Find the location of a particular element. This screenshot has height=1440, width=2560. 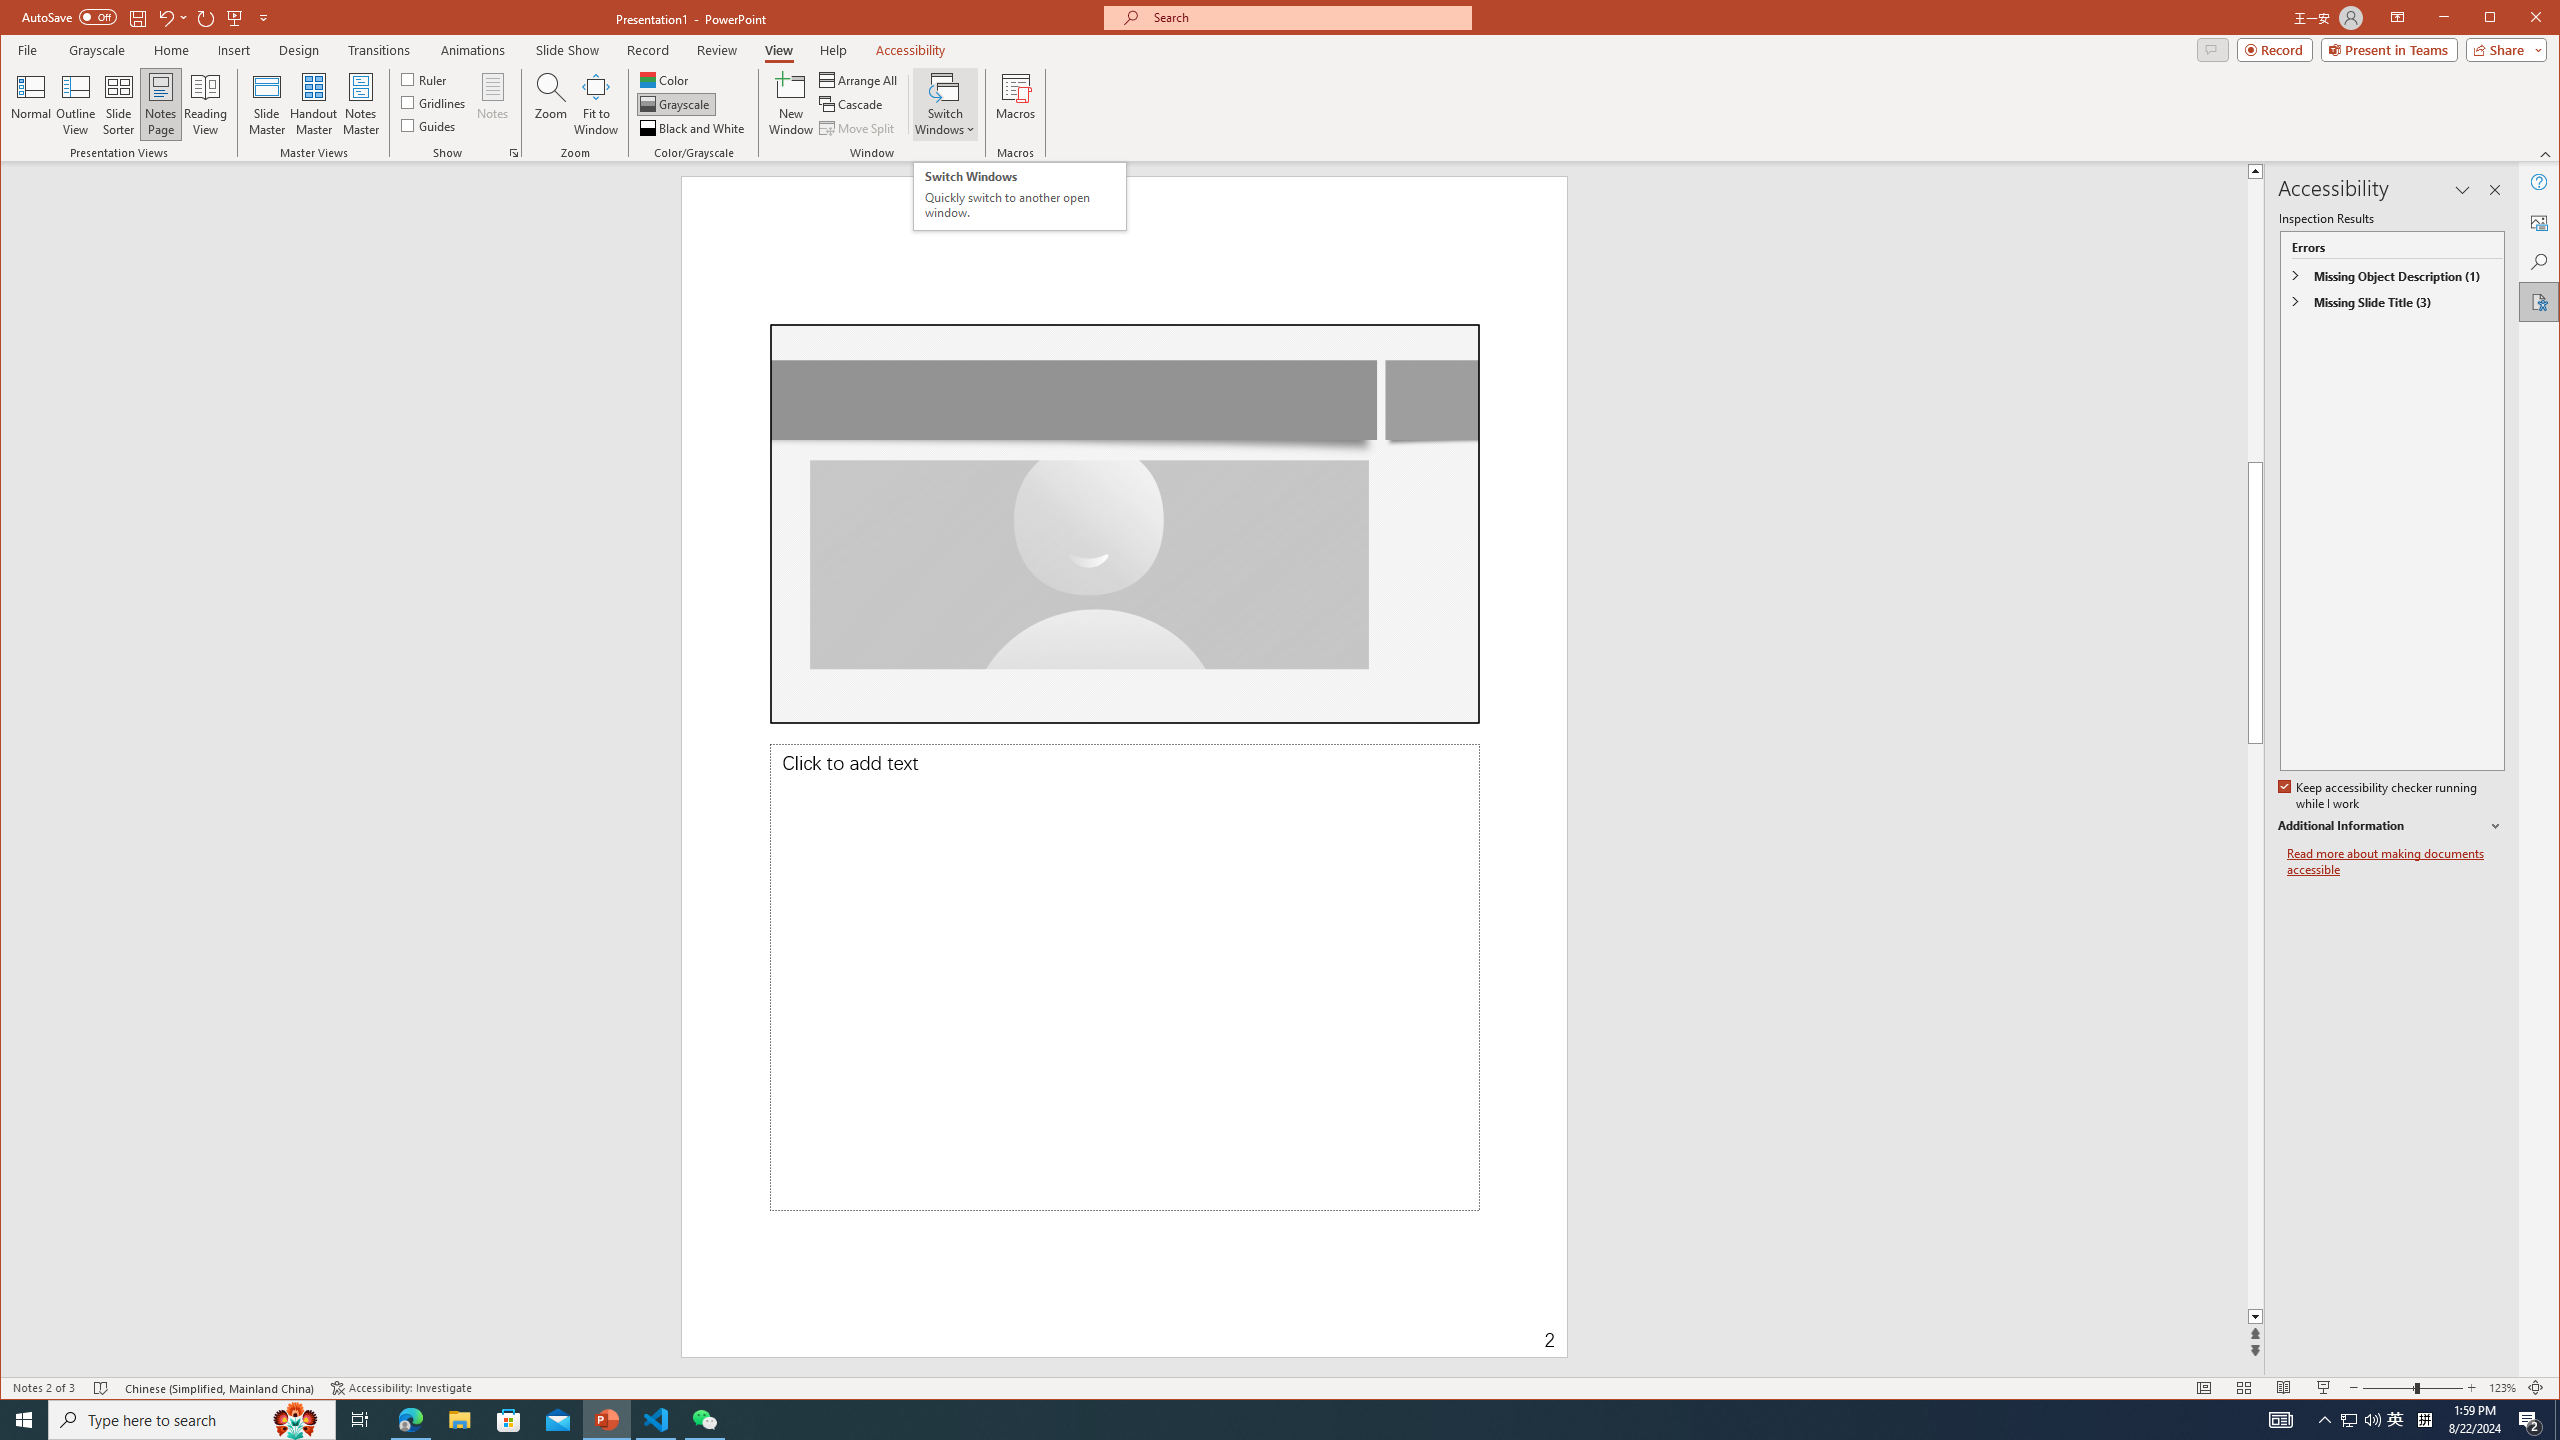

'Zoom...' is located at coordinates (550, 103).